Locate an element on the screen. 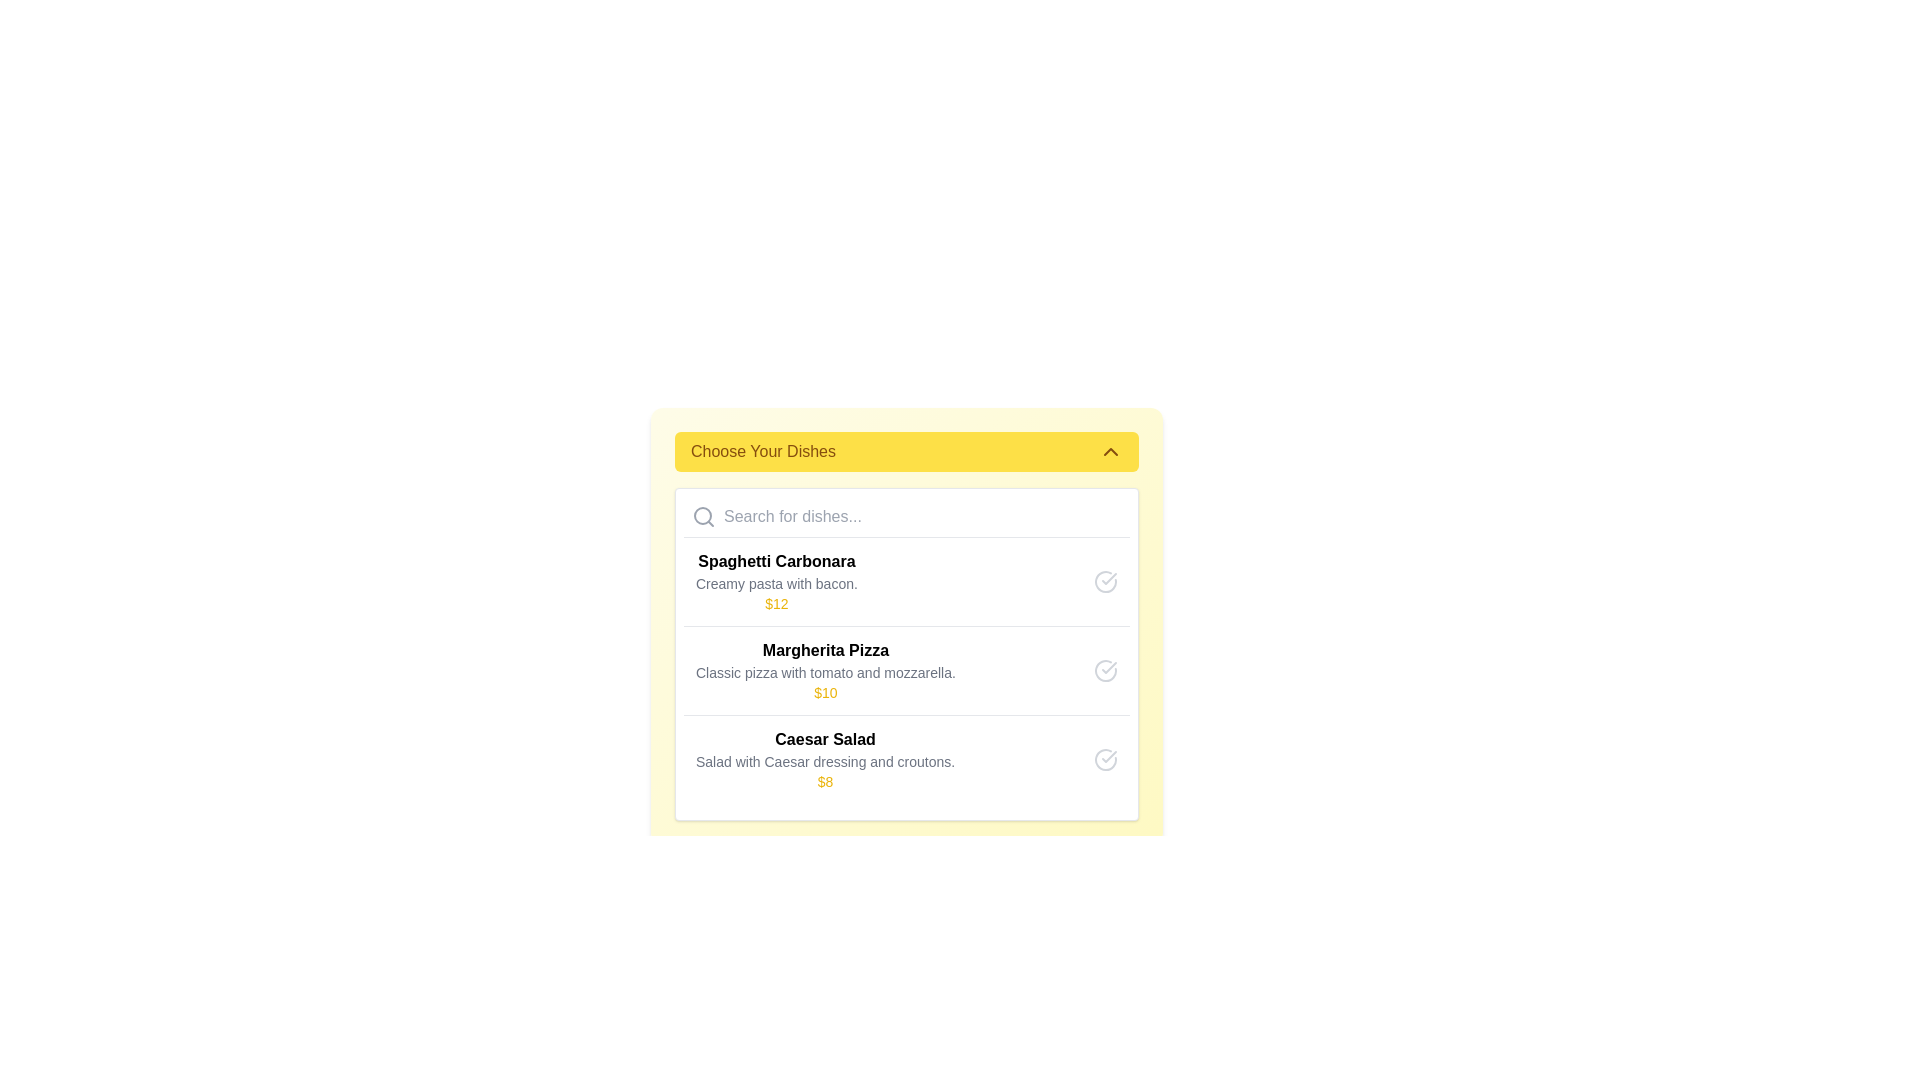 Image resolution: width=1920 pixels, height=1080 pixels. text block displaying the title 'Caesar Salad,' description, and price '$8' located in the center-right region of the visible menu dropdown is located at coordinates (825, 759).